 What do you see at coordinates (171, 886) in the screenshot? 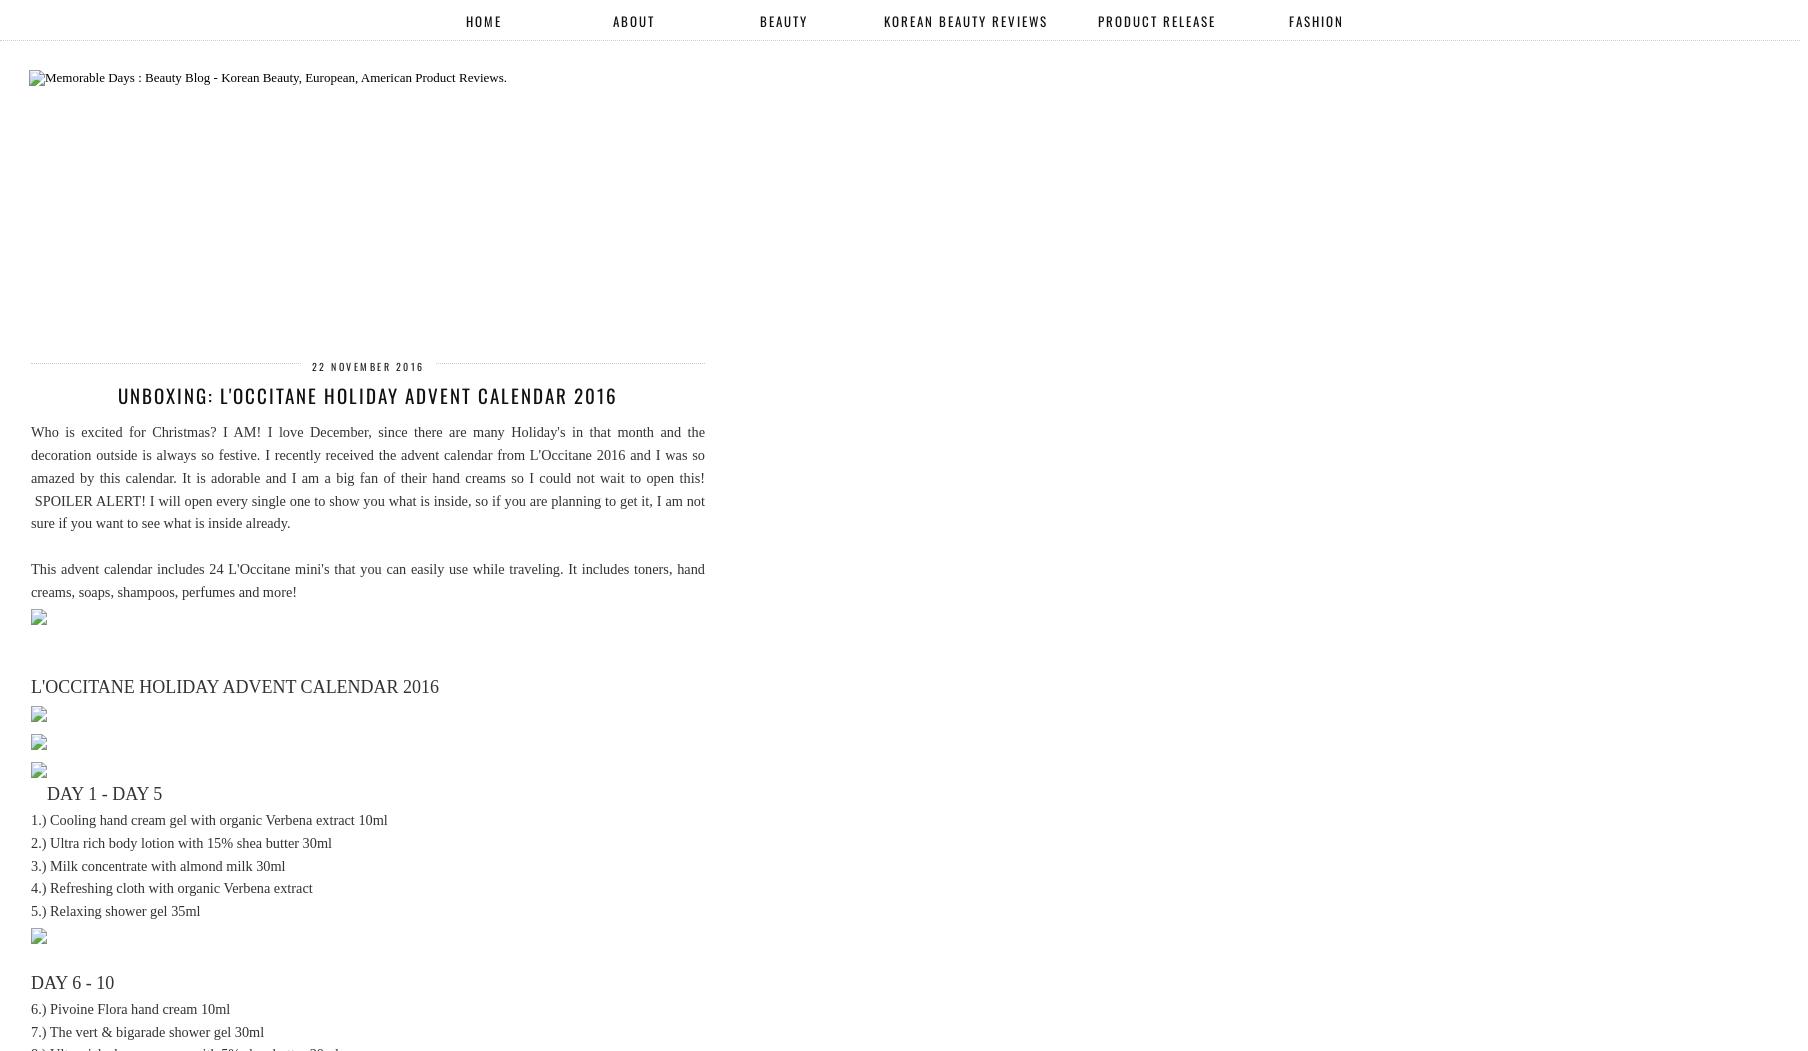
I see `'4.) Refreshing cloth with organic Verbena extract'` at bounding box center [171, 886].